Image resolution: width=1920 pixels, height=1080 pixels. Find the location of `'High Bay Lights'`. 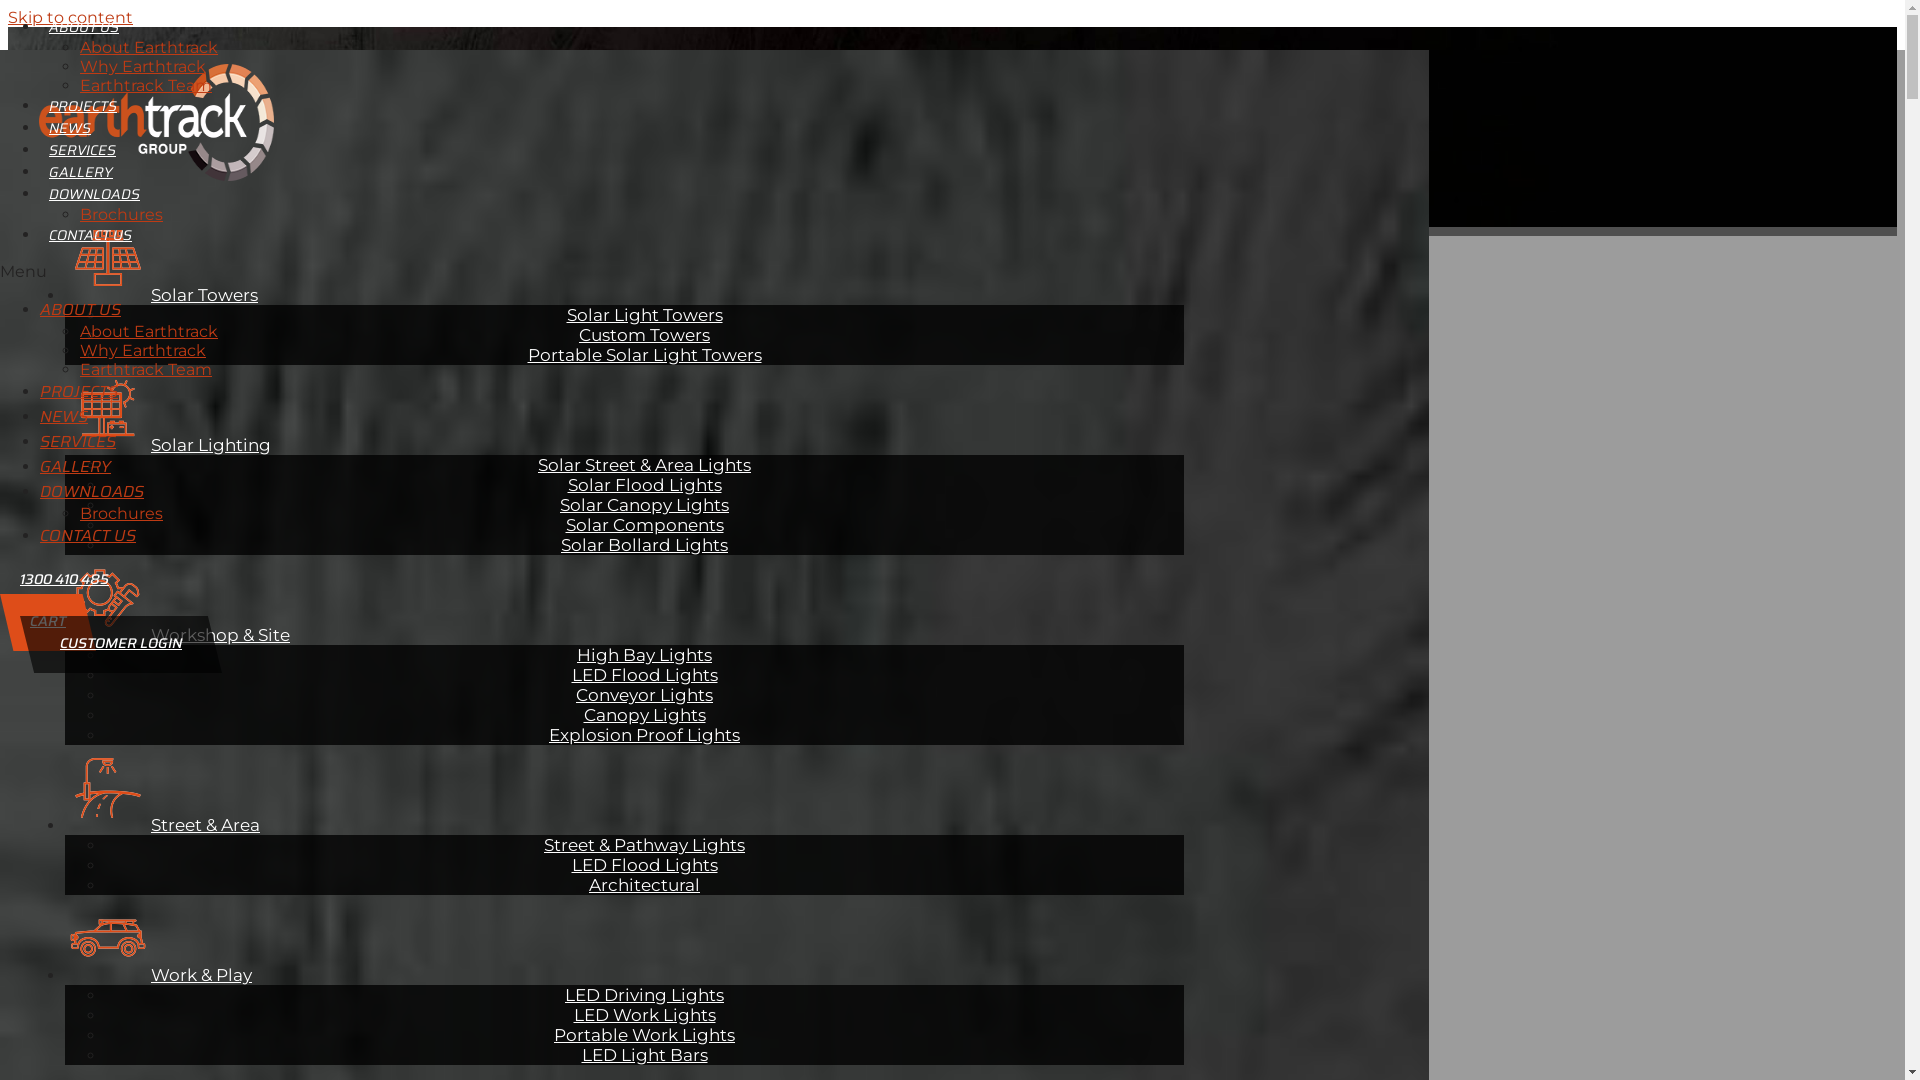

'High Bay Lights' is located at coordinates (644, 654).